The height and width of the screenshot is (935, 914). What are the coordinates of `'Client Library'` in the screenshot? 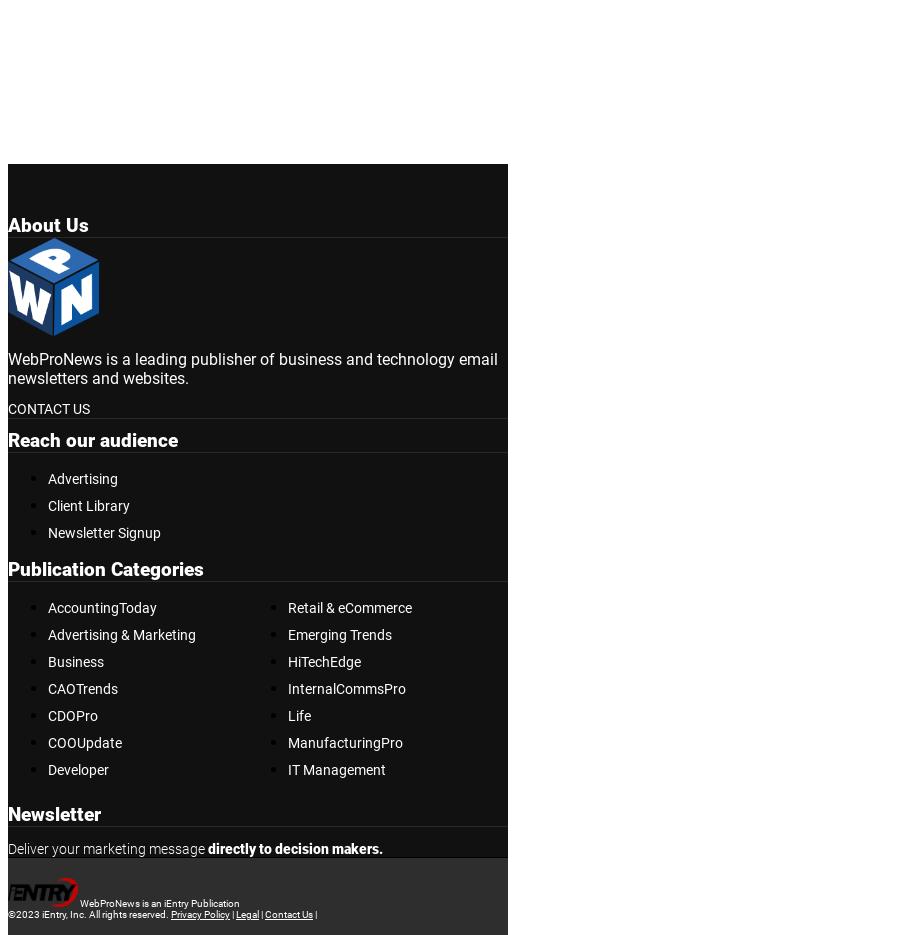 It's located at (46, 506).